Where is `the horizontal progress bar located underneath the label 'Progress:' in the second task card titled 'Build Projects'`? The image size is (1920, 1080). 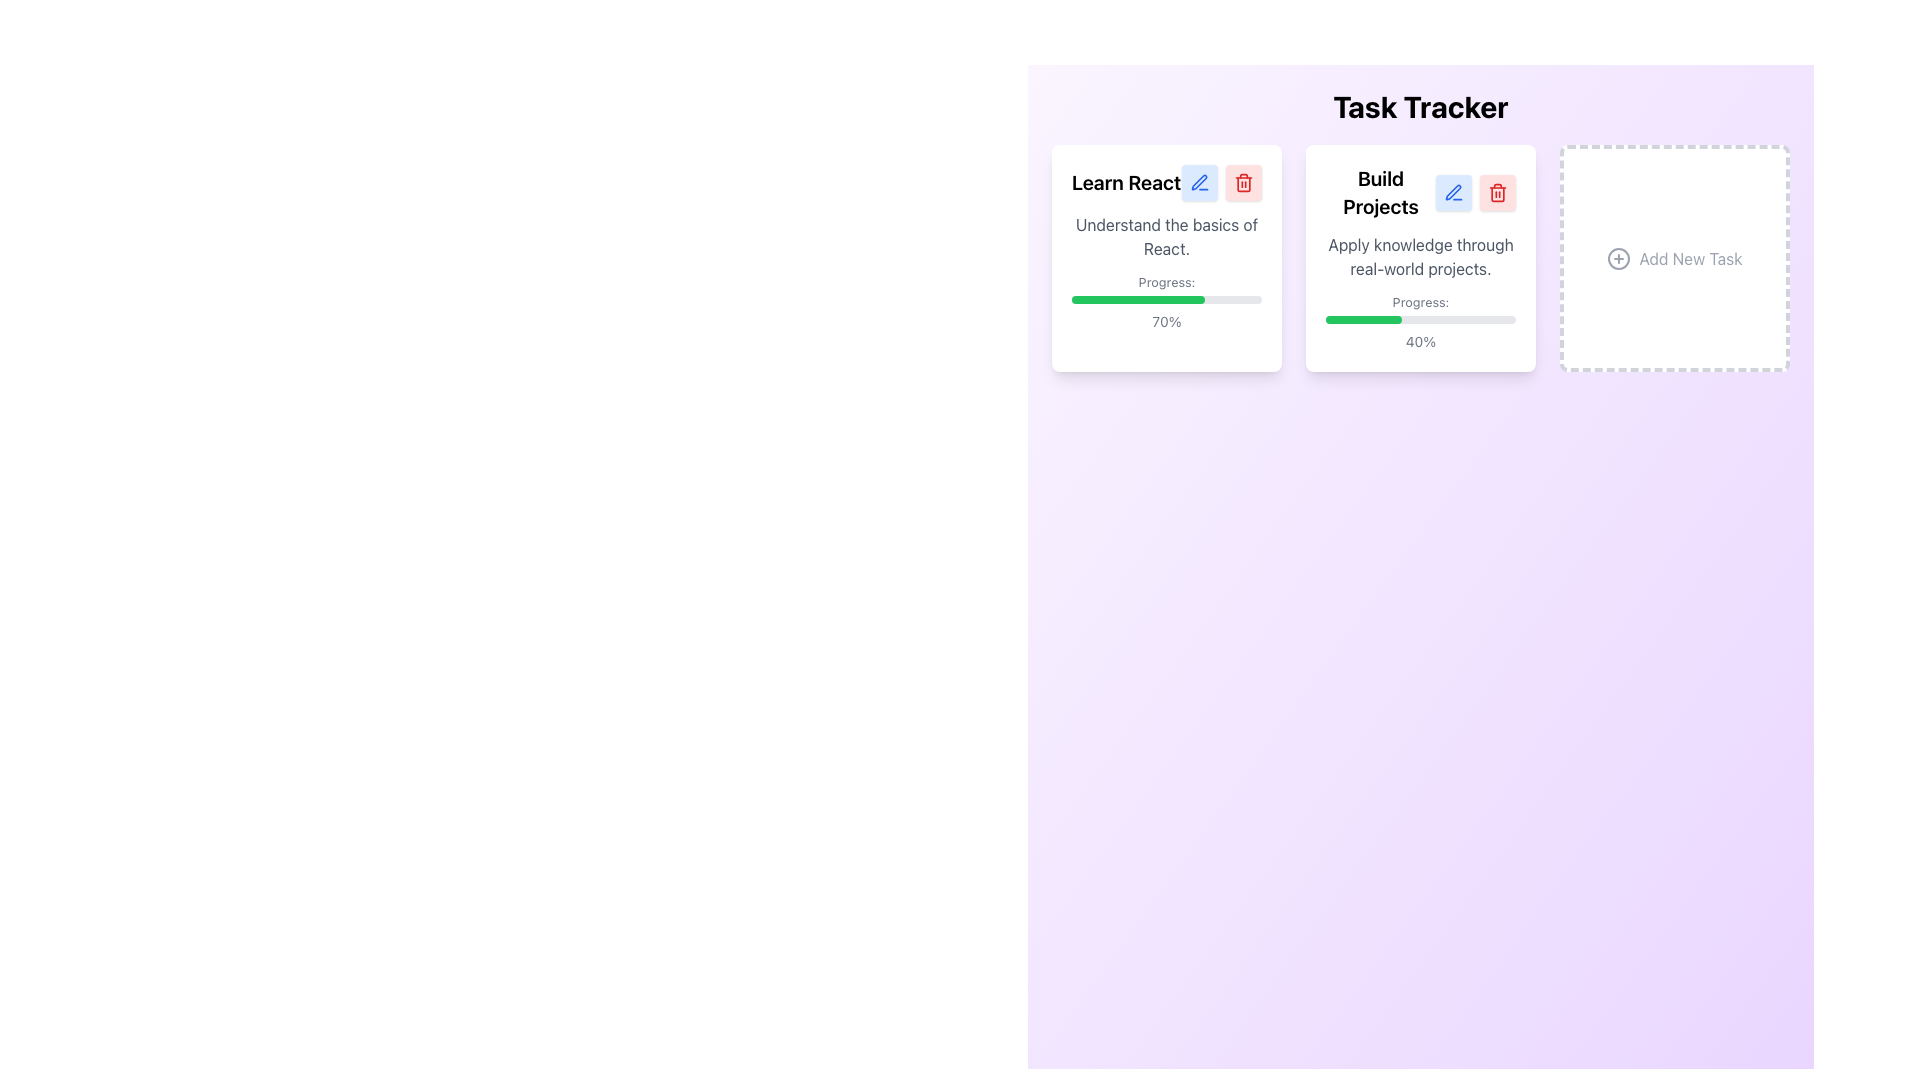 the horizontal progress bar located underneath the label 'Progress:' in the second task card titled 'Build Projects' is located at coordinates (1419, 319).